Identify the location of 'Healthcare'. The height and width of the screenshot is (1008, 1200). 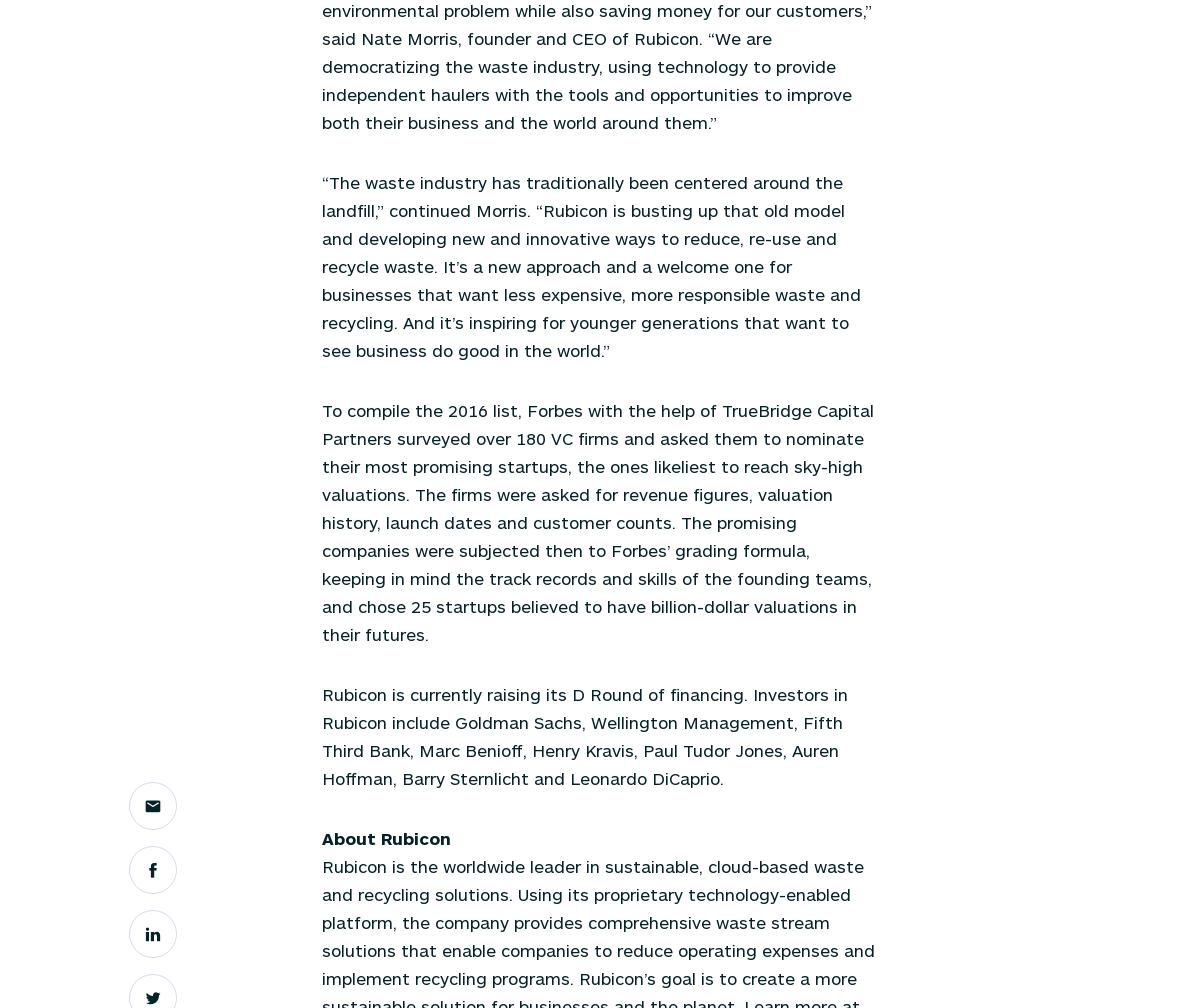
(357, 142).